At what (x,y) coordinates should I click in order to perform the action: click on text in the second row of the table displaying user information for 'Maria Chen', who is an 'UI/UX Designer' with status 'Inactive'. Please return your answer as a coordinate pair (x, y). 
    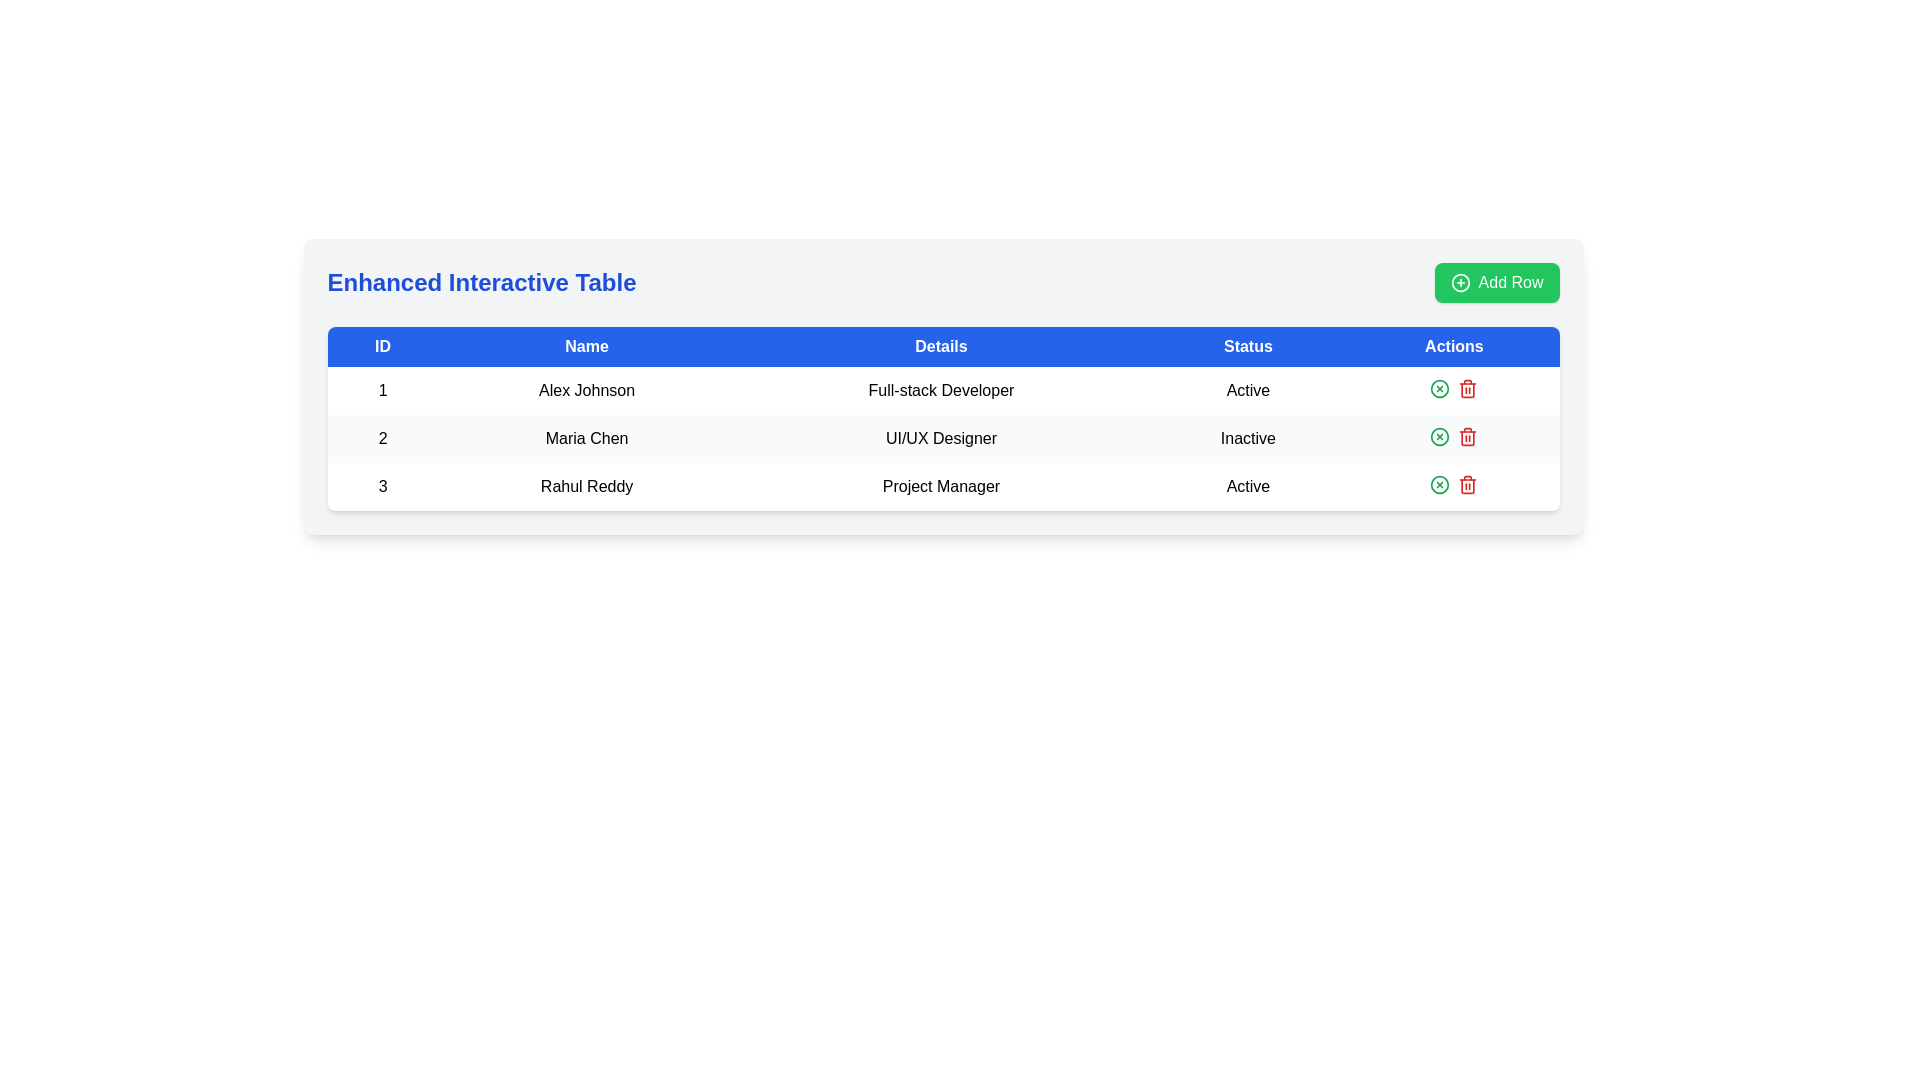
    Looking at the image, I should click on (942, 438).